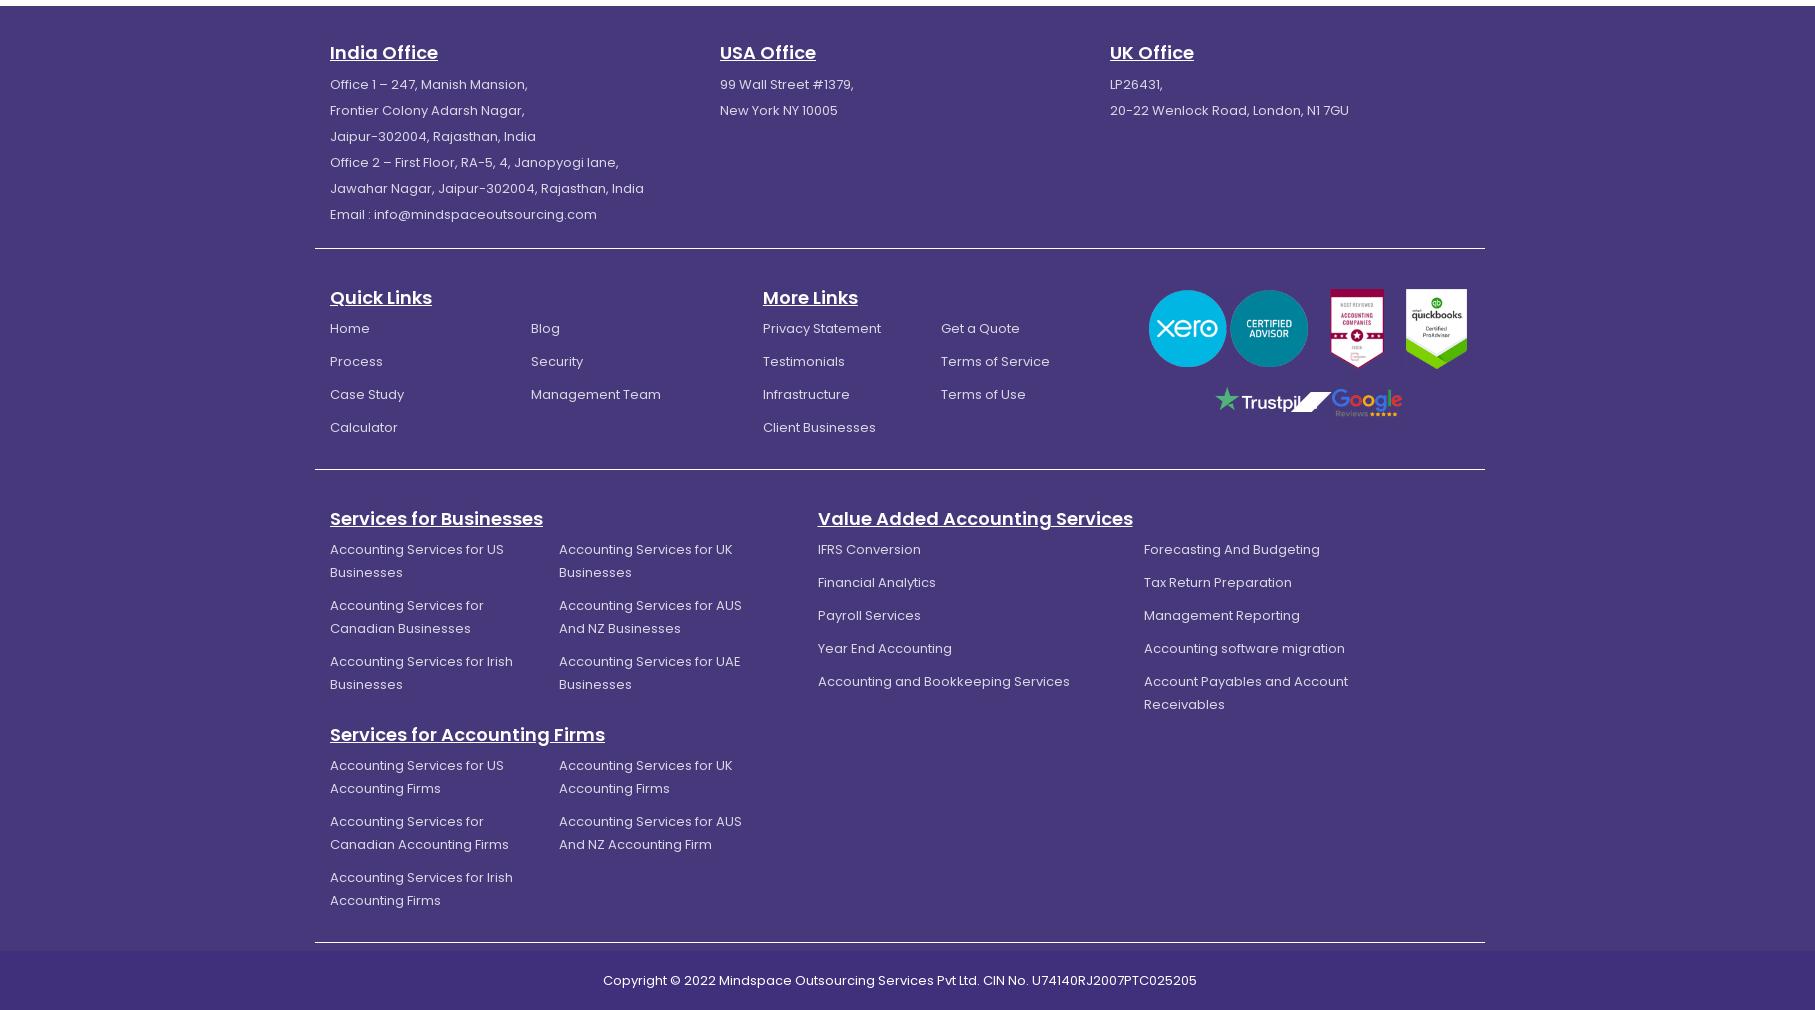 The width and height of the screenshot is (1815, 1010). I want to click on 'Accounting Services for US Accounting Firms', so click(417, 775).